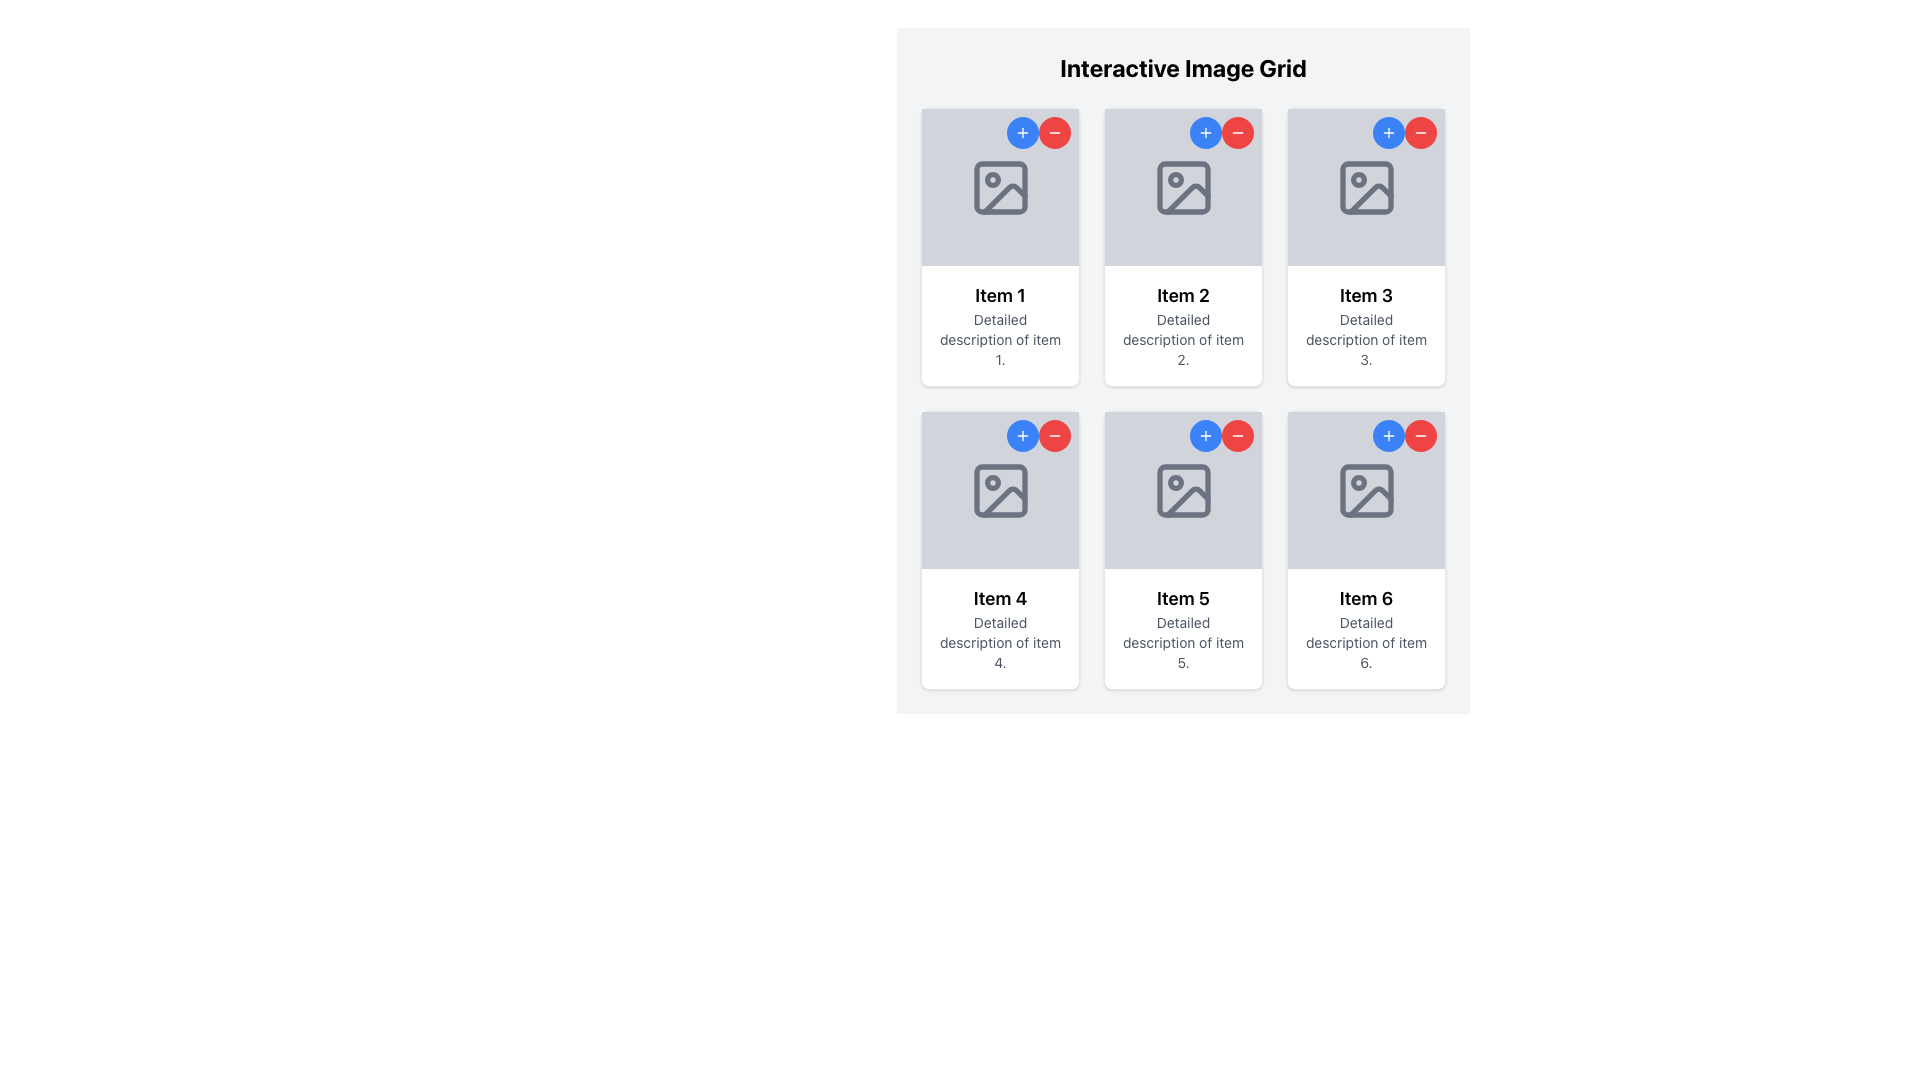 Image resolution: width=1920 pixels, height=1080 pixels. Describe the element at coordinates (1365, 338) in the screenshot. I see `descriptive text located below the header 'Item 3' in the second column of the first row in the grid layout` at that location.